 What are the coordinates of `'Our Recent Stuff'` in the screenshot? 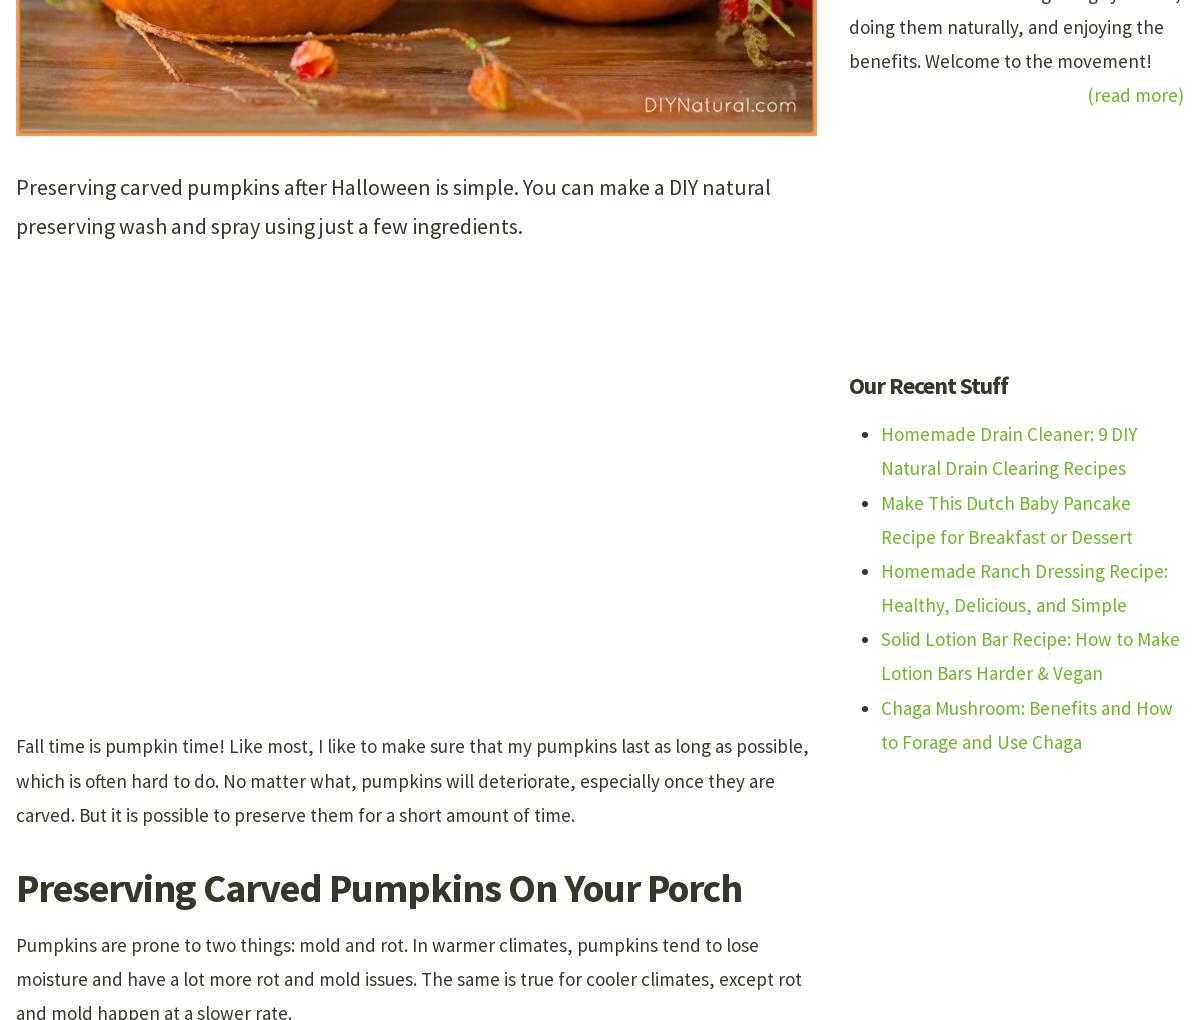 It's located at (928, 385).